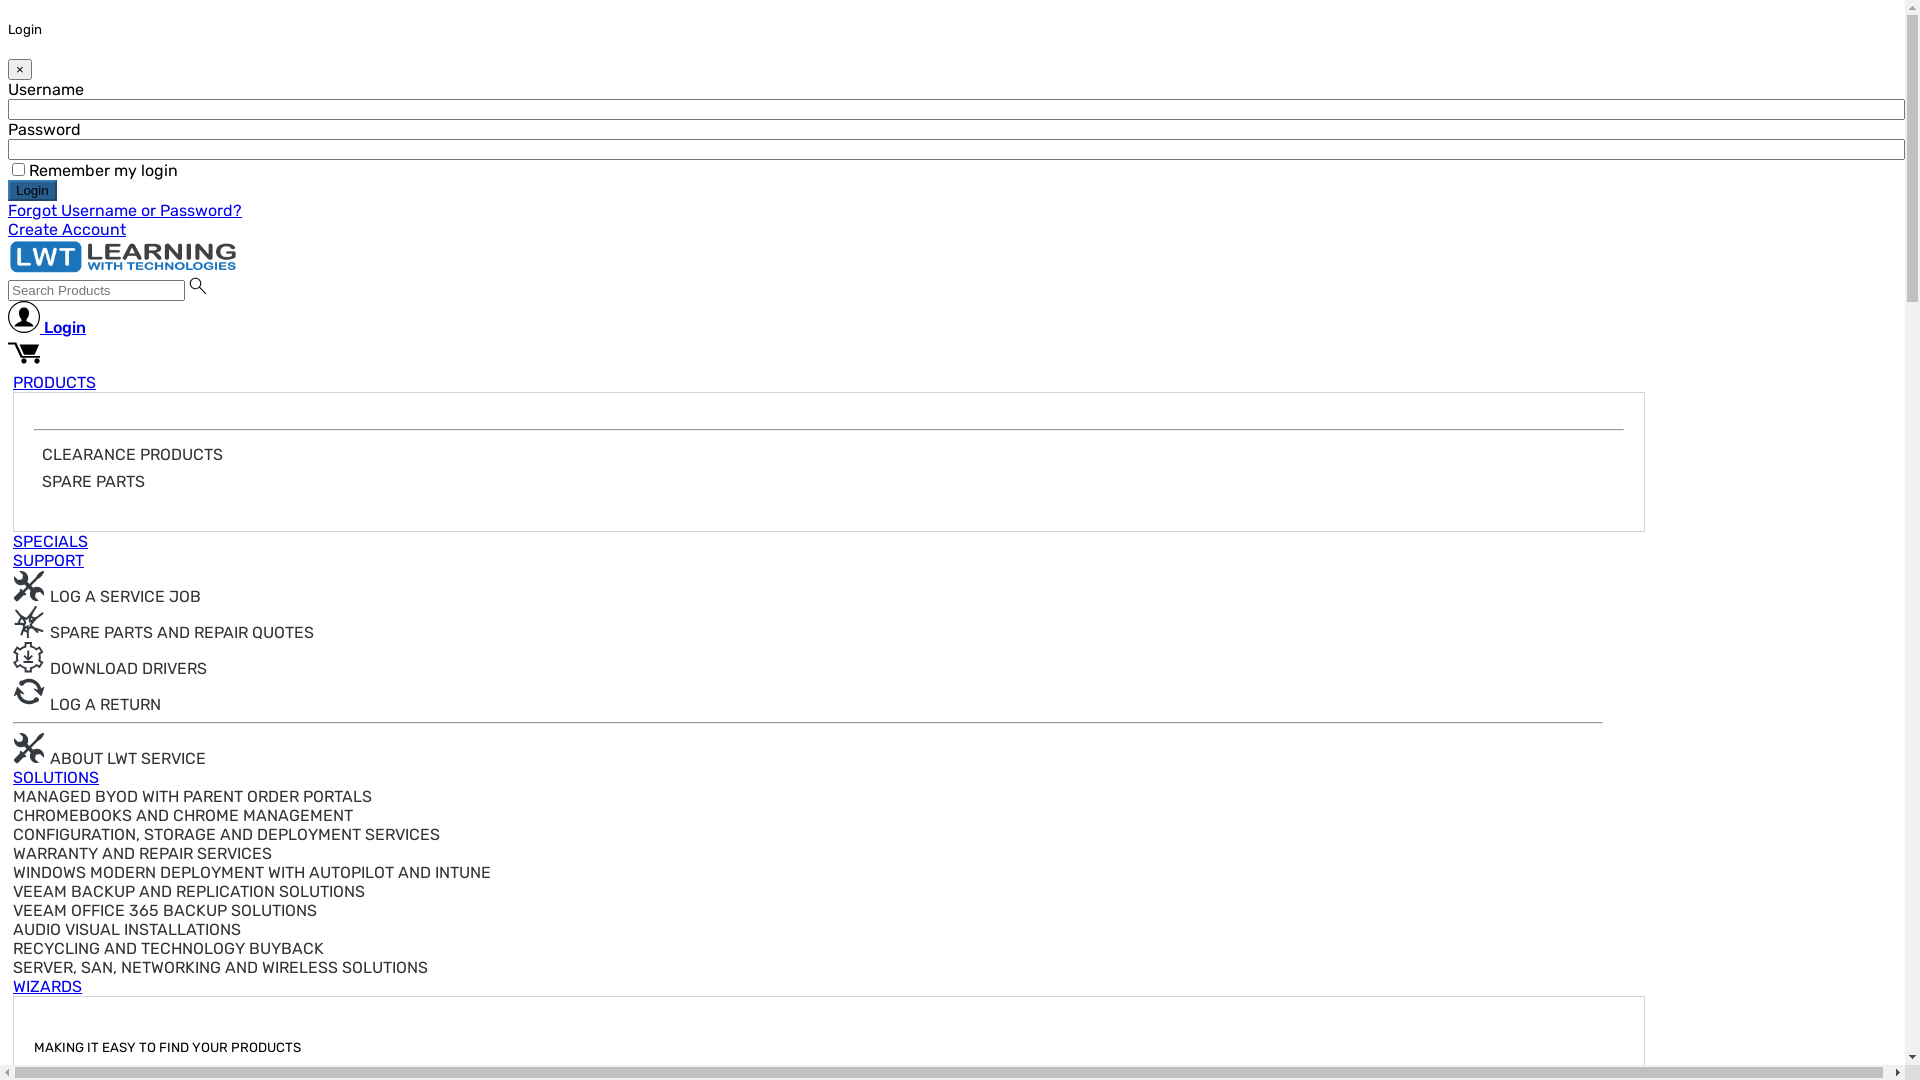 The height and width of the screenshot is (1080, 1920). I want to click on 'SUPPORT', so click(13, 560).